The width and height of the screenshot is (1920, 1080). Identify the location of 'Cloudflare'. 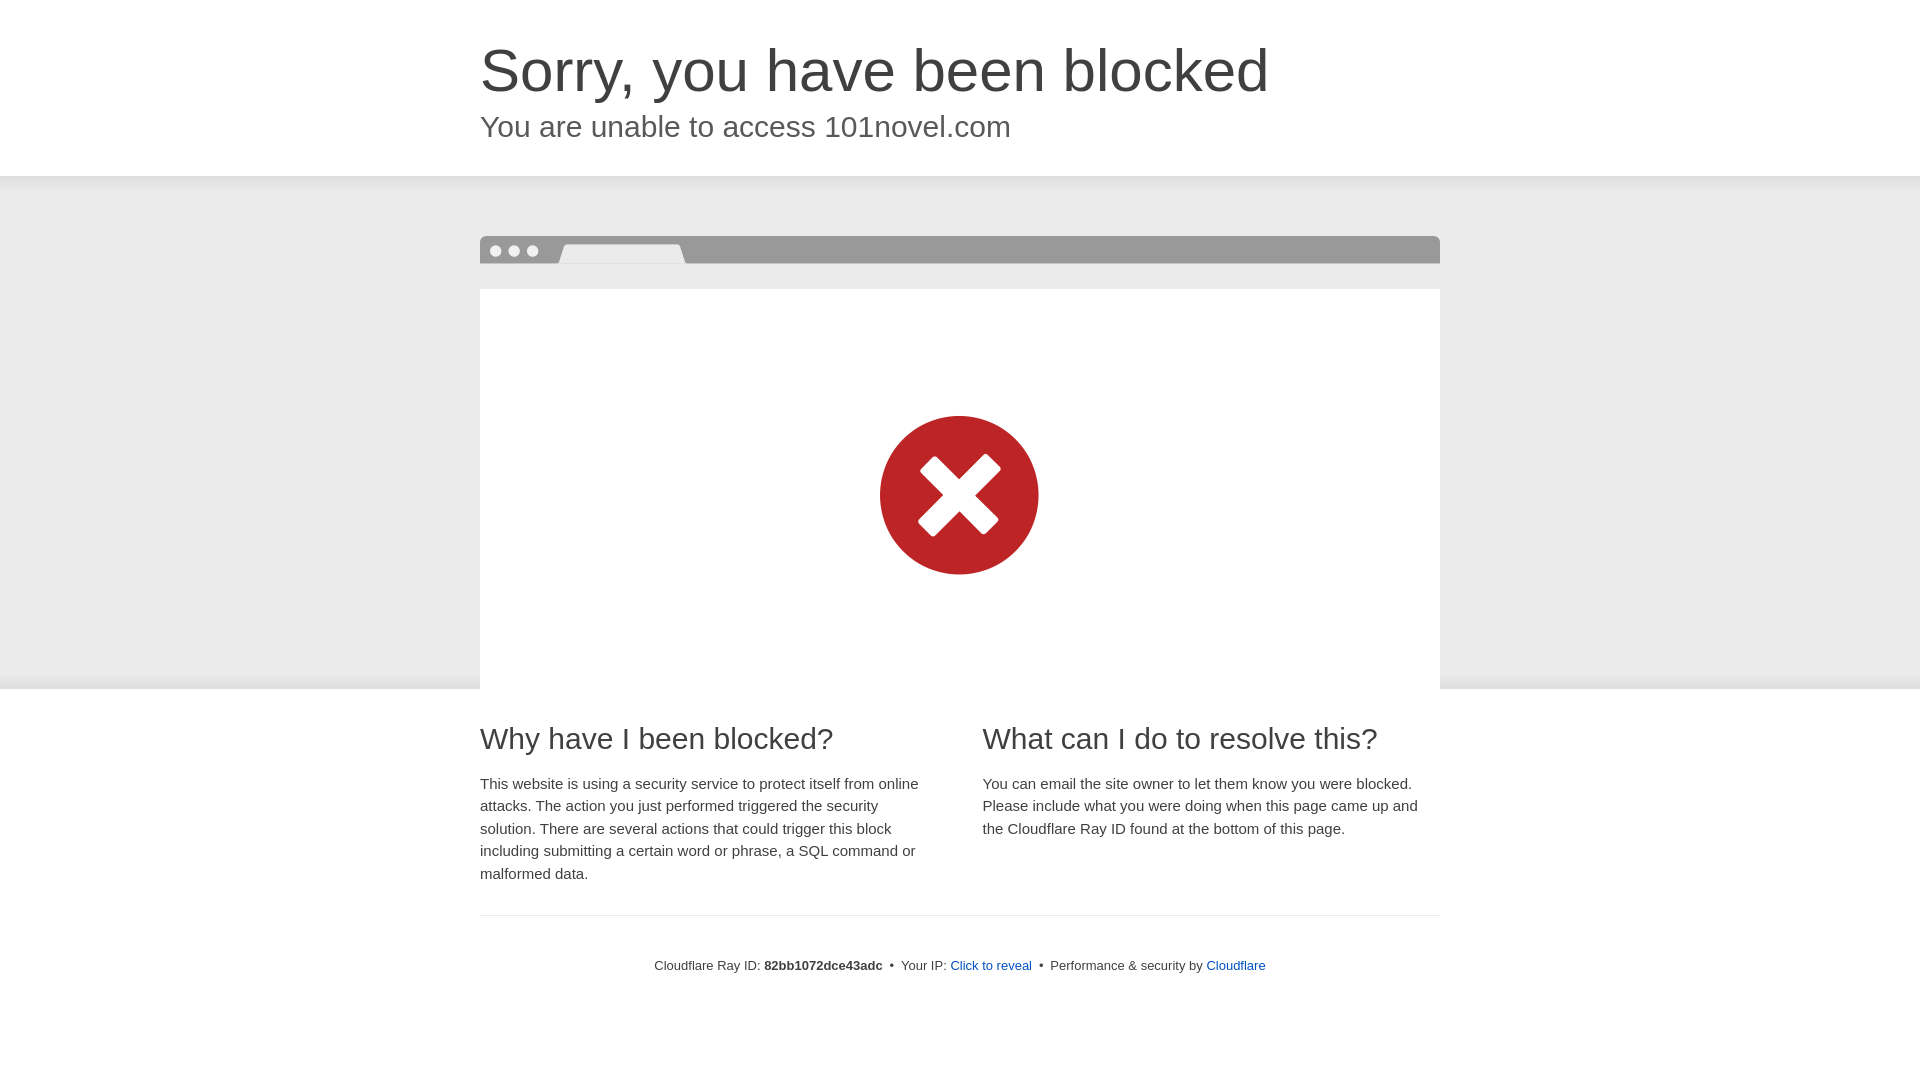
(1234, 964).